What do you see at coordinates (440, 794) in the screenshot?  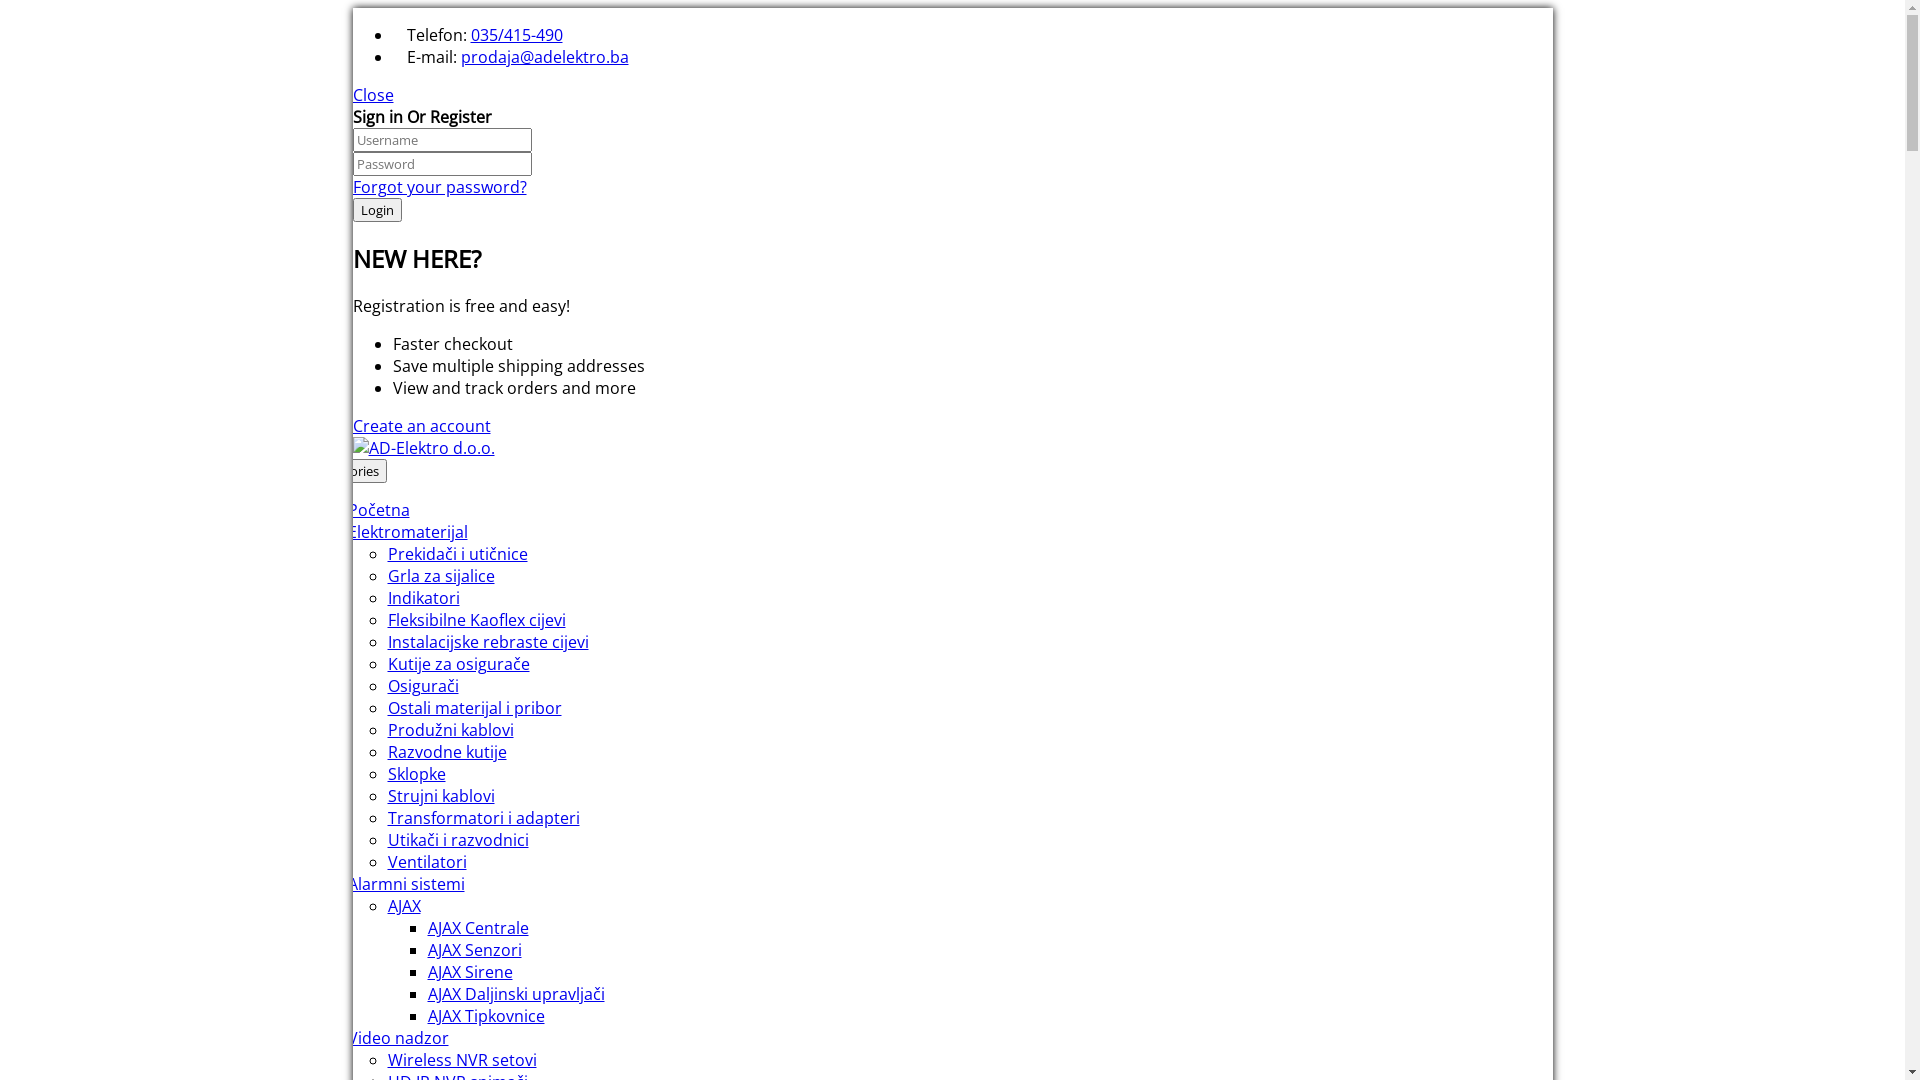 I see `'Strujni kablovi'` at bounding box center [440, 794].